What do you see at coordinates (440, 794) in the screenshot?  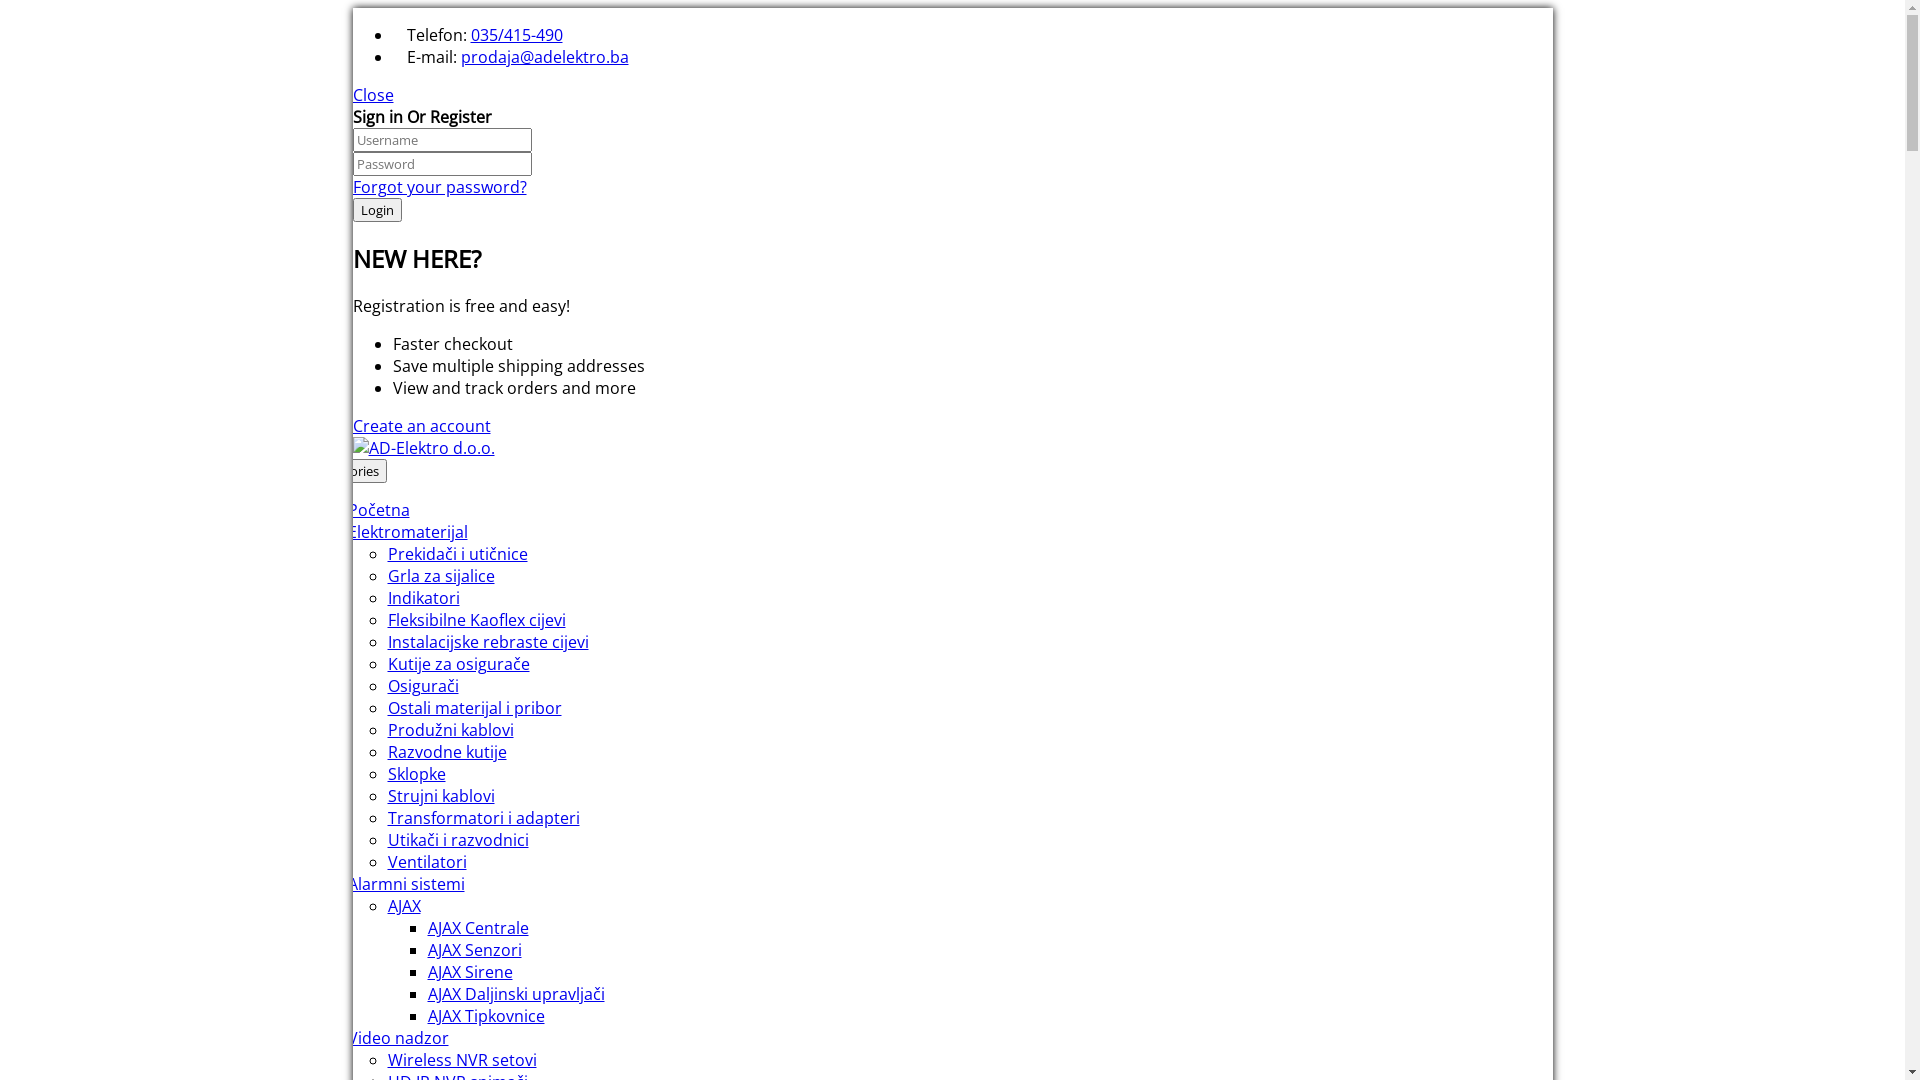 I see `'Strujni kablovi'` at bounding box center [440, 794].